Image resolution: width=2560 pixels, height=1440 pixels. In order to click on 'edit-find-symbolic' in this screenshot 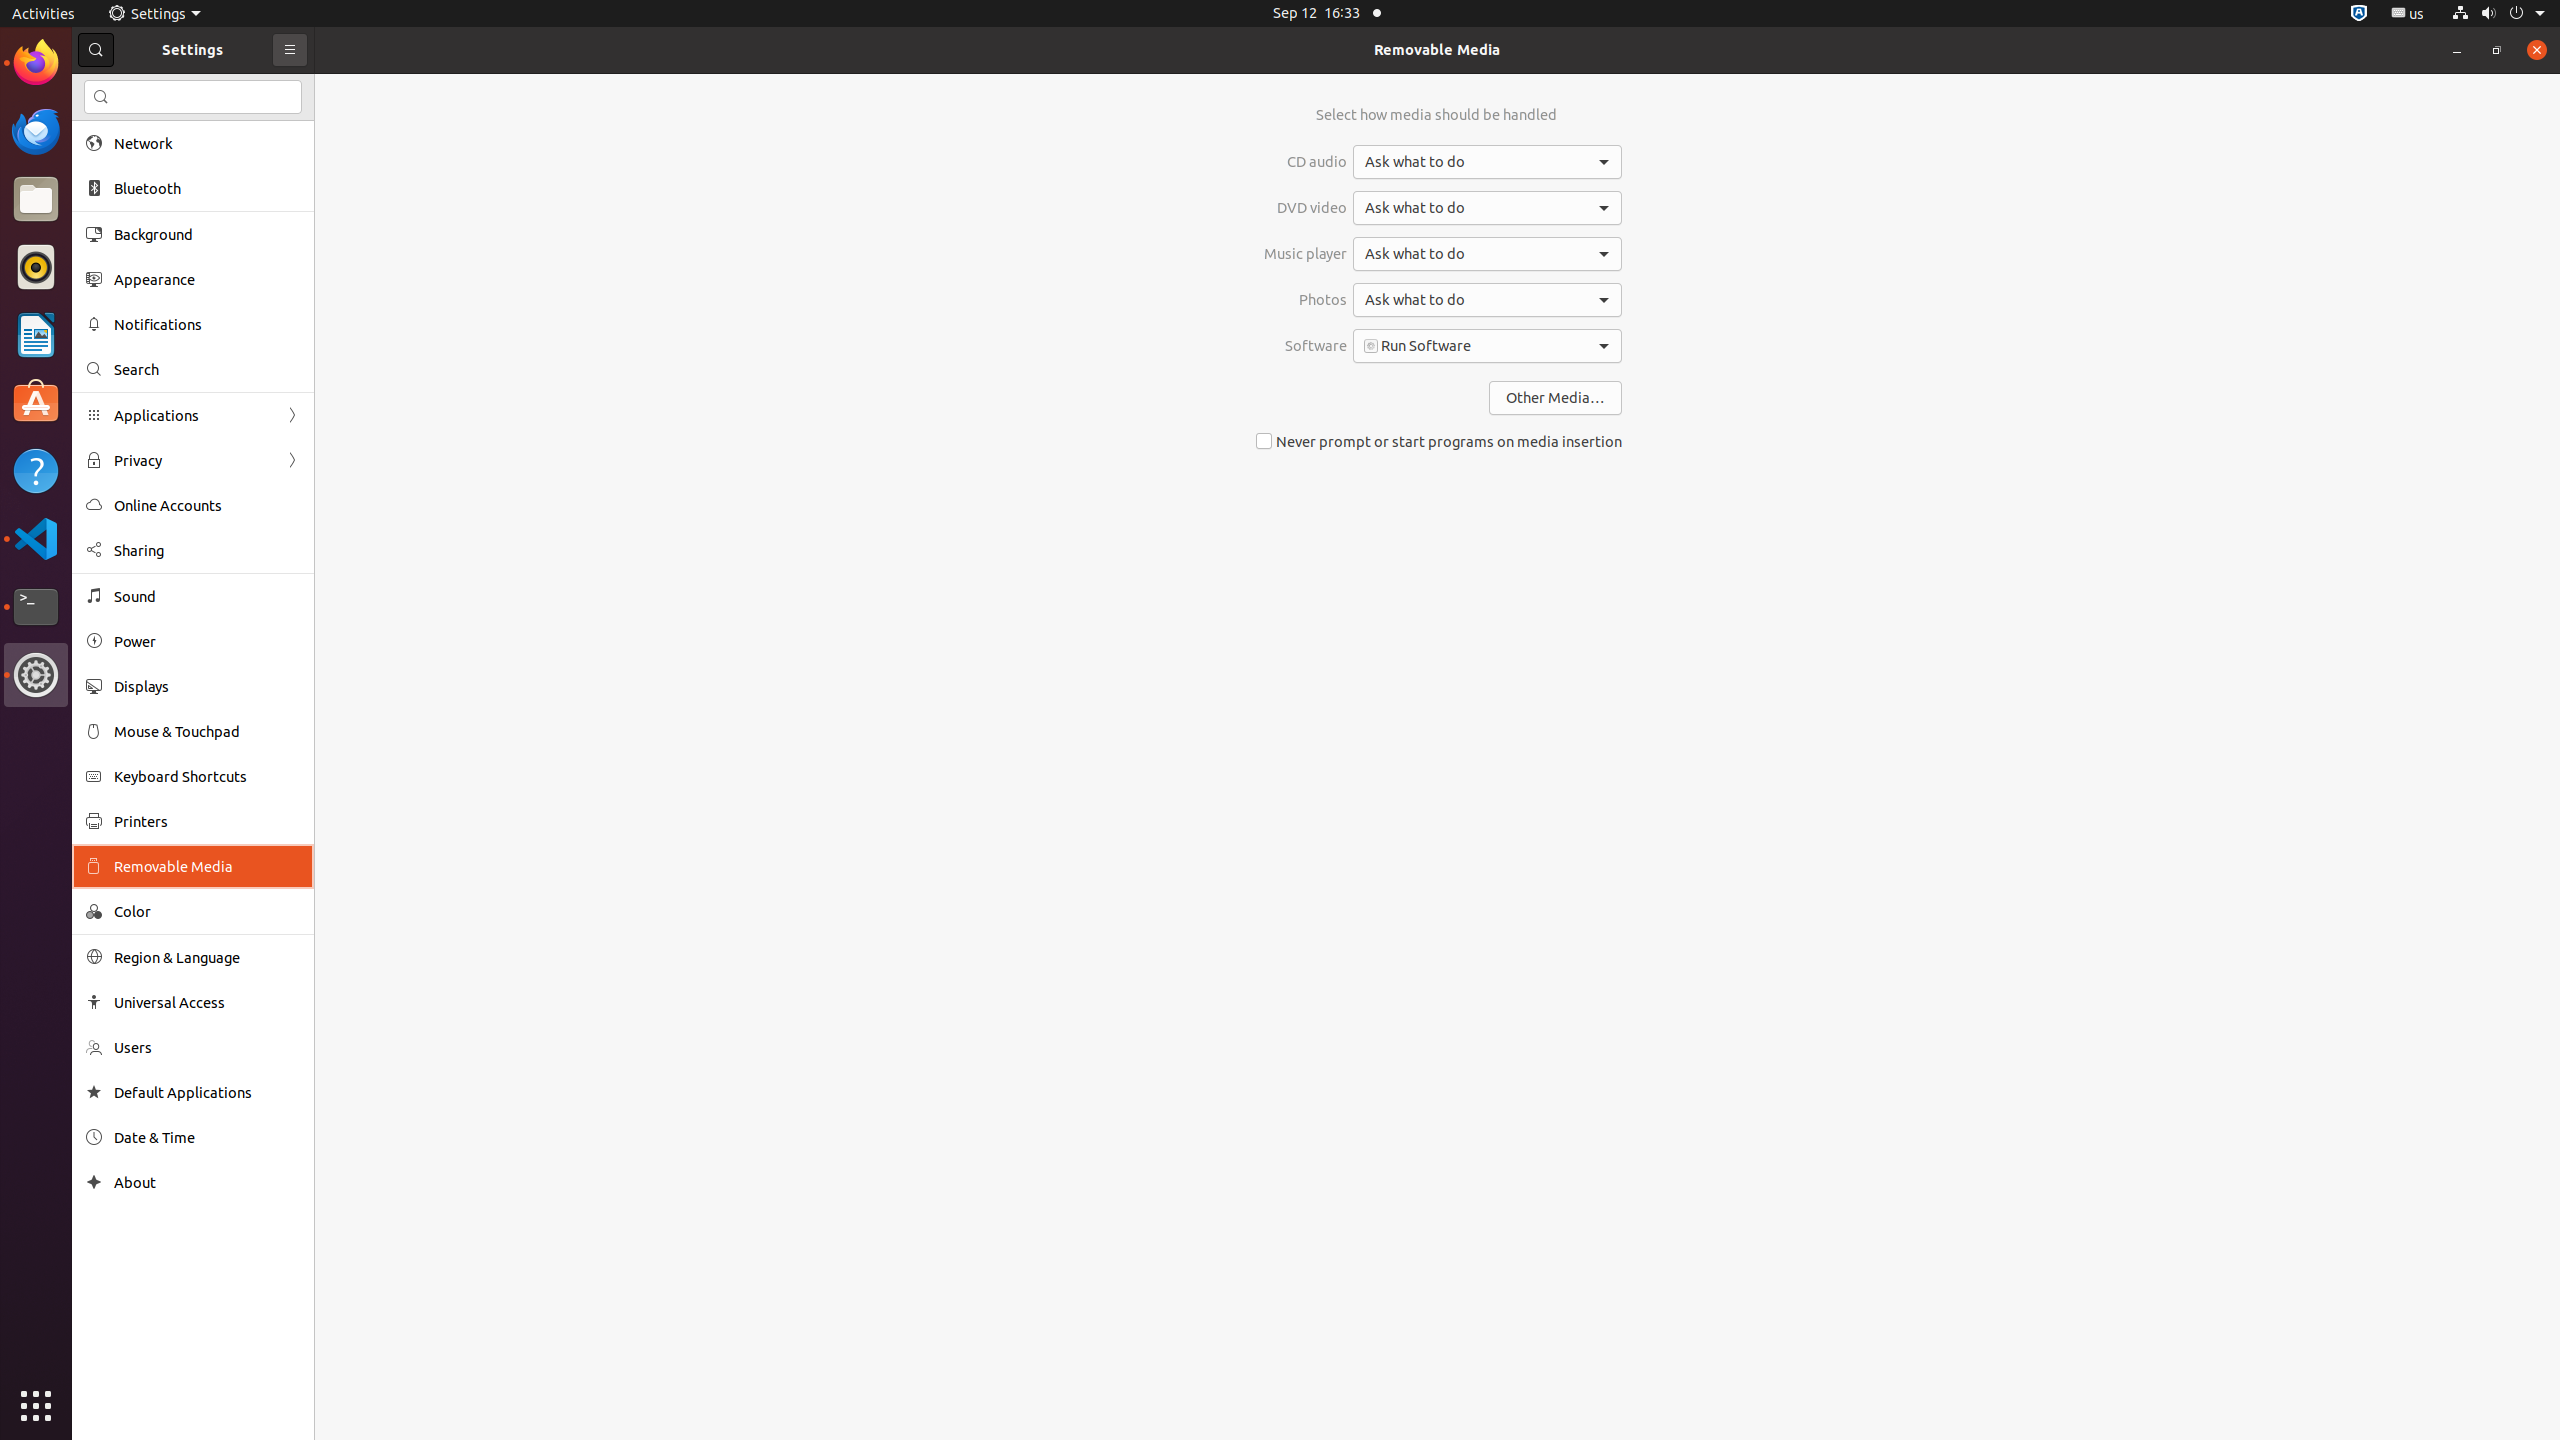, I will do `click(101, 96)`.